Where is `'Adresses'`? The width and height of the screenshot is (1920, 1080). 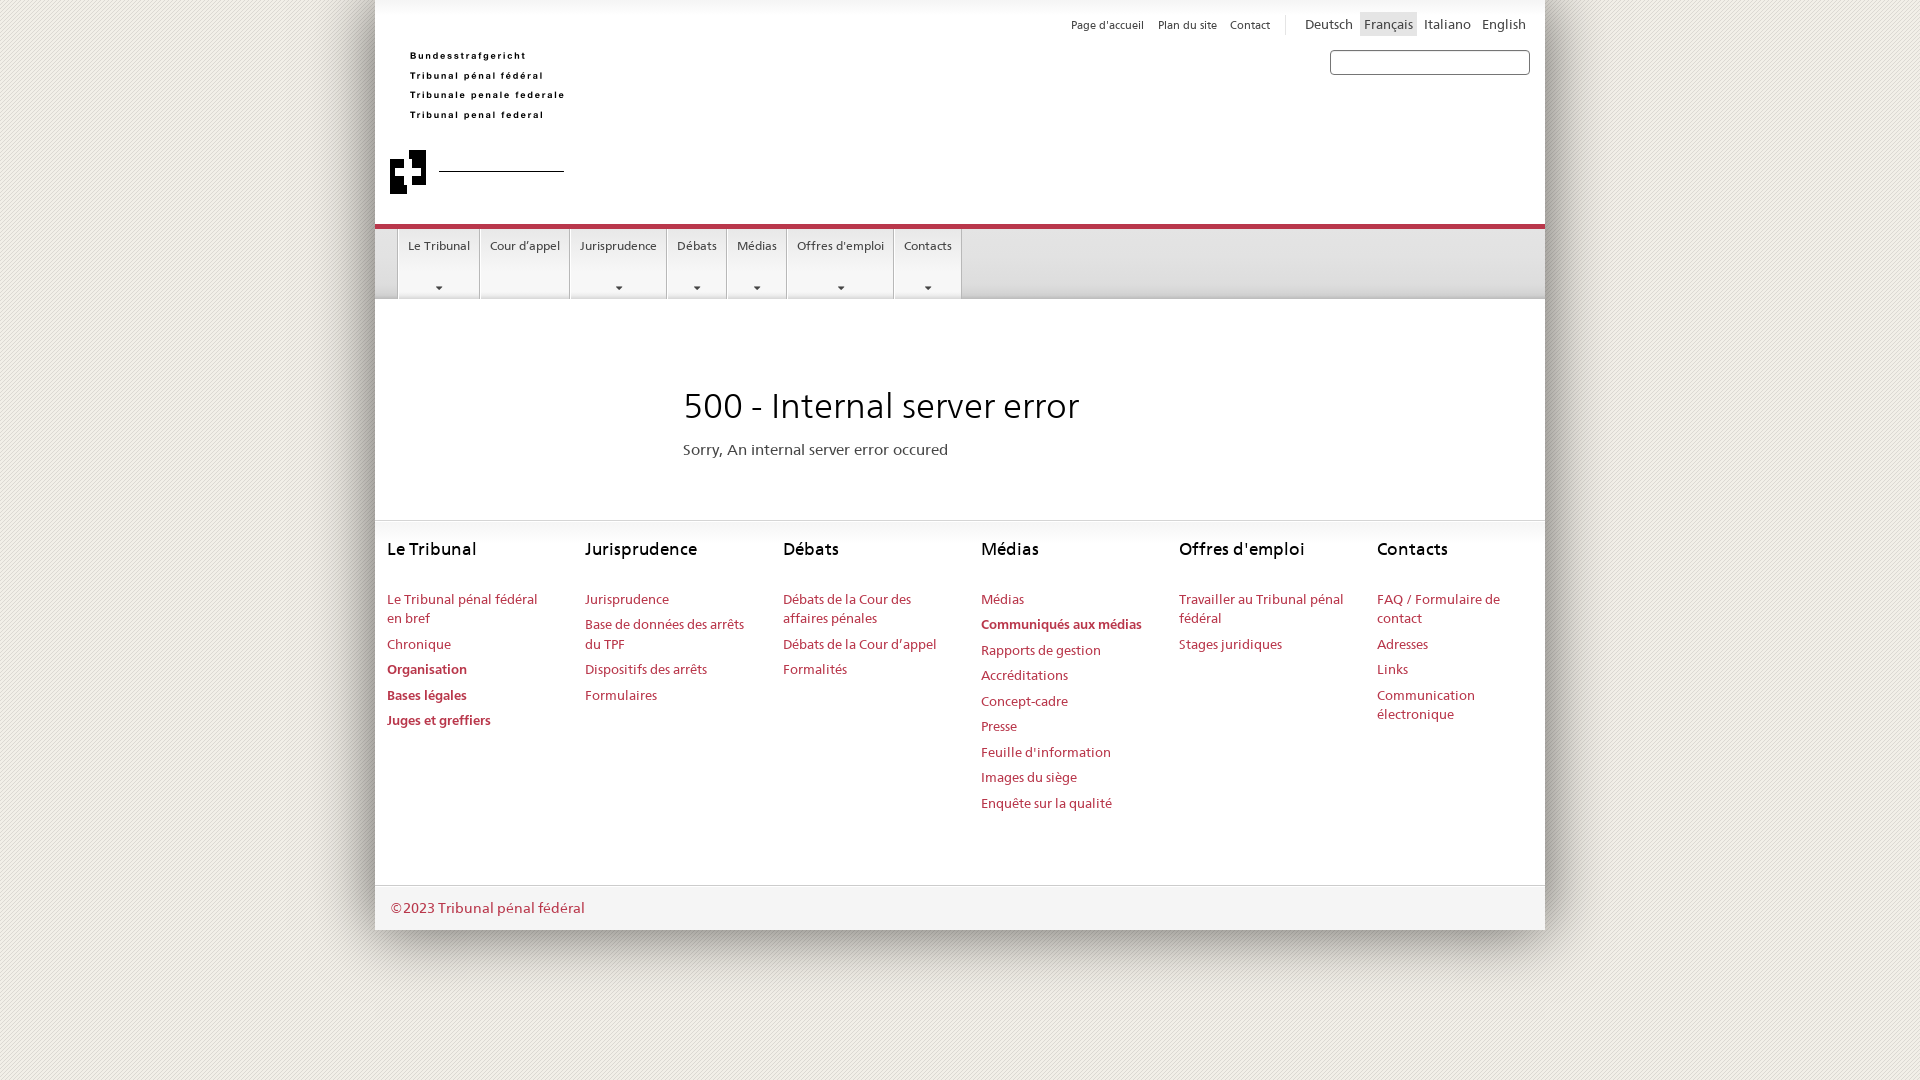 'Adresses' is located at coordinates (1376, 644).